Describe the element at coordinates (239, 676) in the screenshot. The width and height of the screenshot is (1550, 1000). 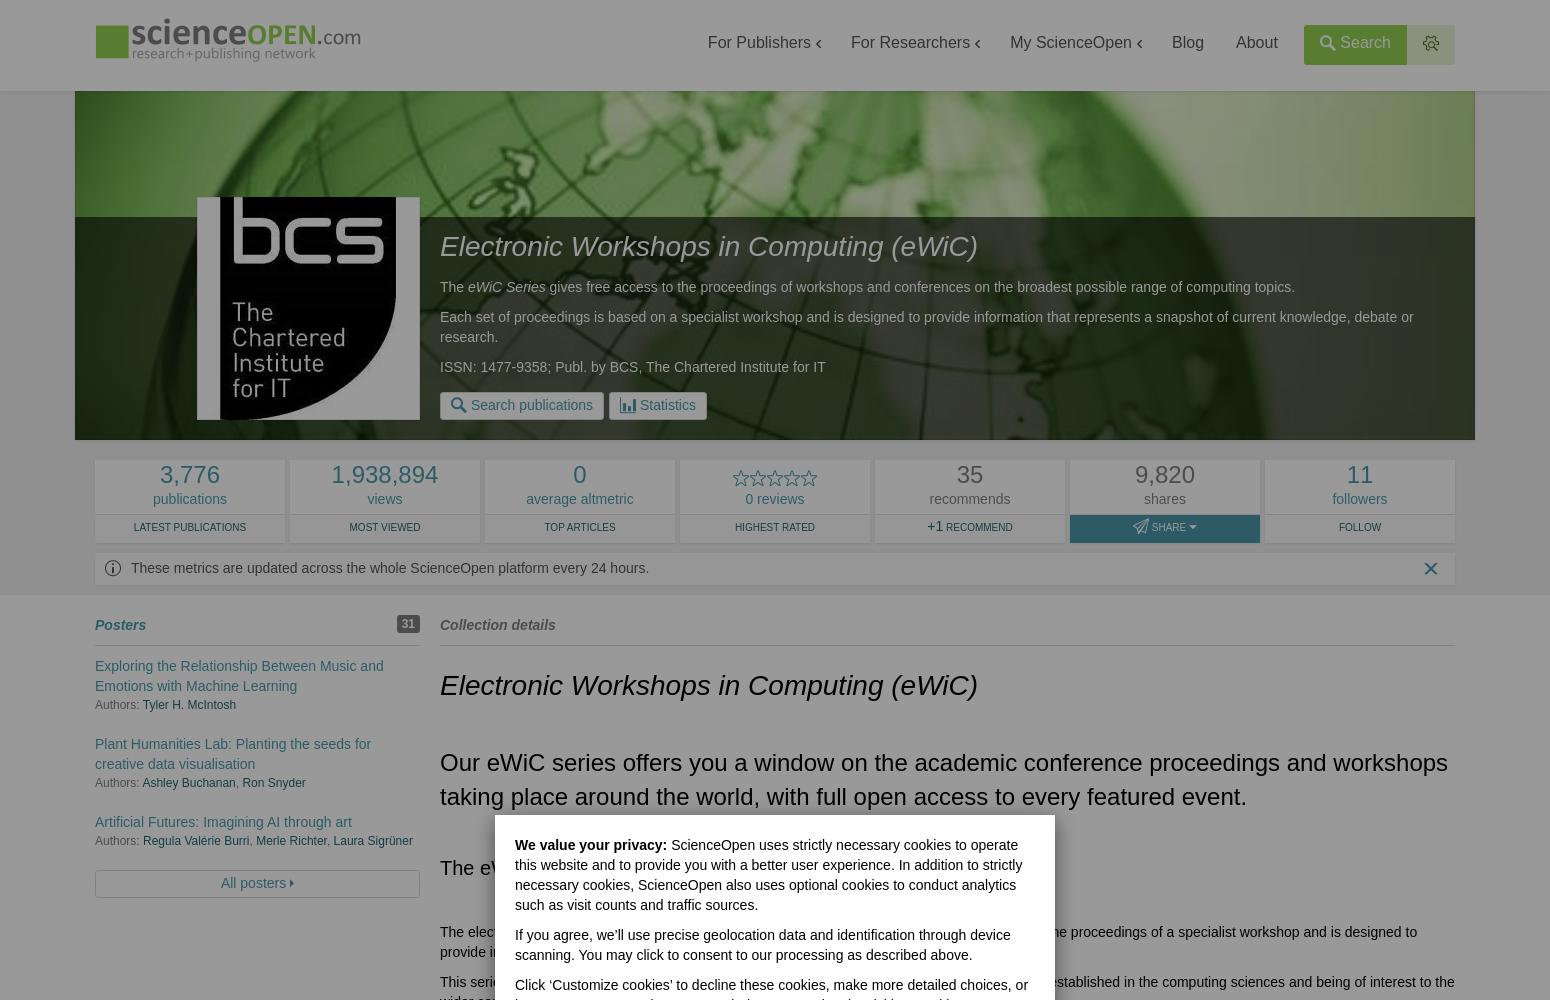
I see `'Exploring the Relationship Between Music and Emotions with Machine Learning'` at that location.